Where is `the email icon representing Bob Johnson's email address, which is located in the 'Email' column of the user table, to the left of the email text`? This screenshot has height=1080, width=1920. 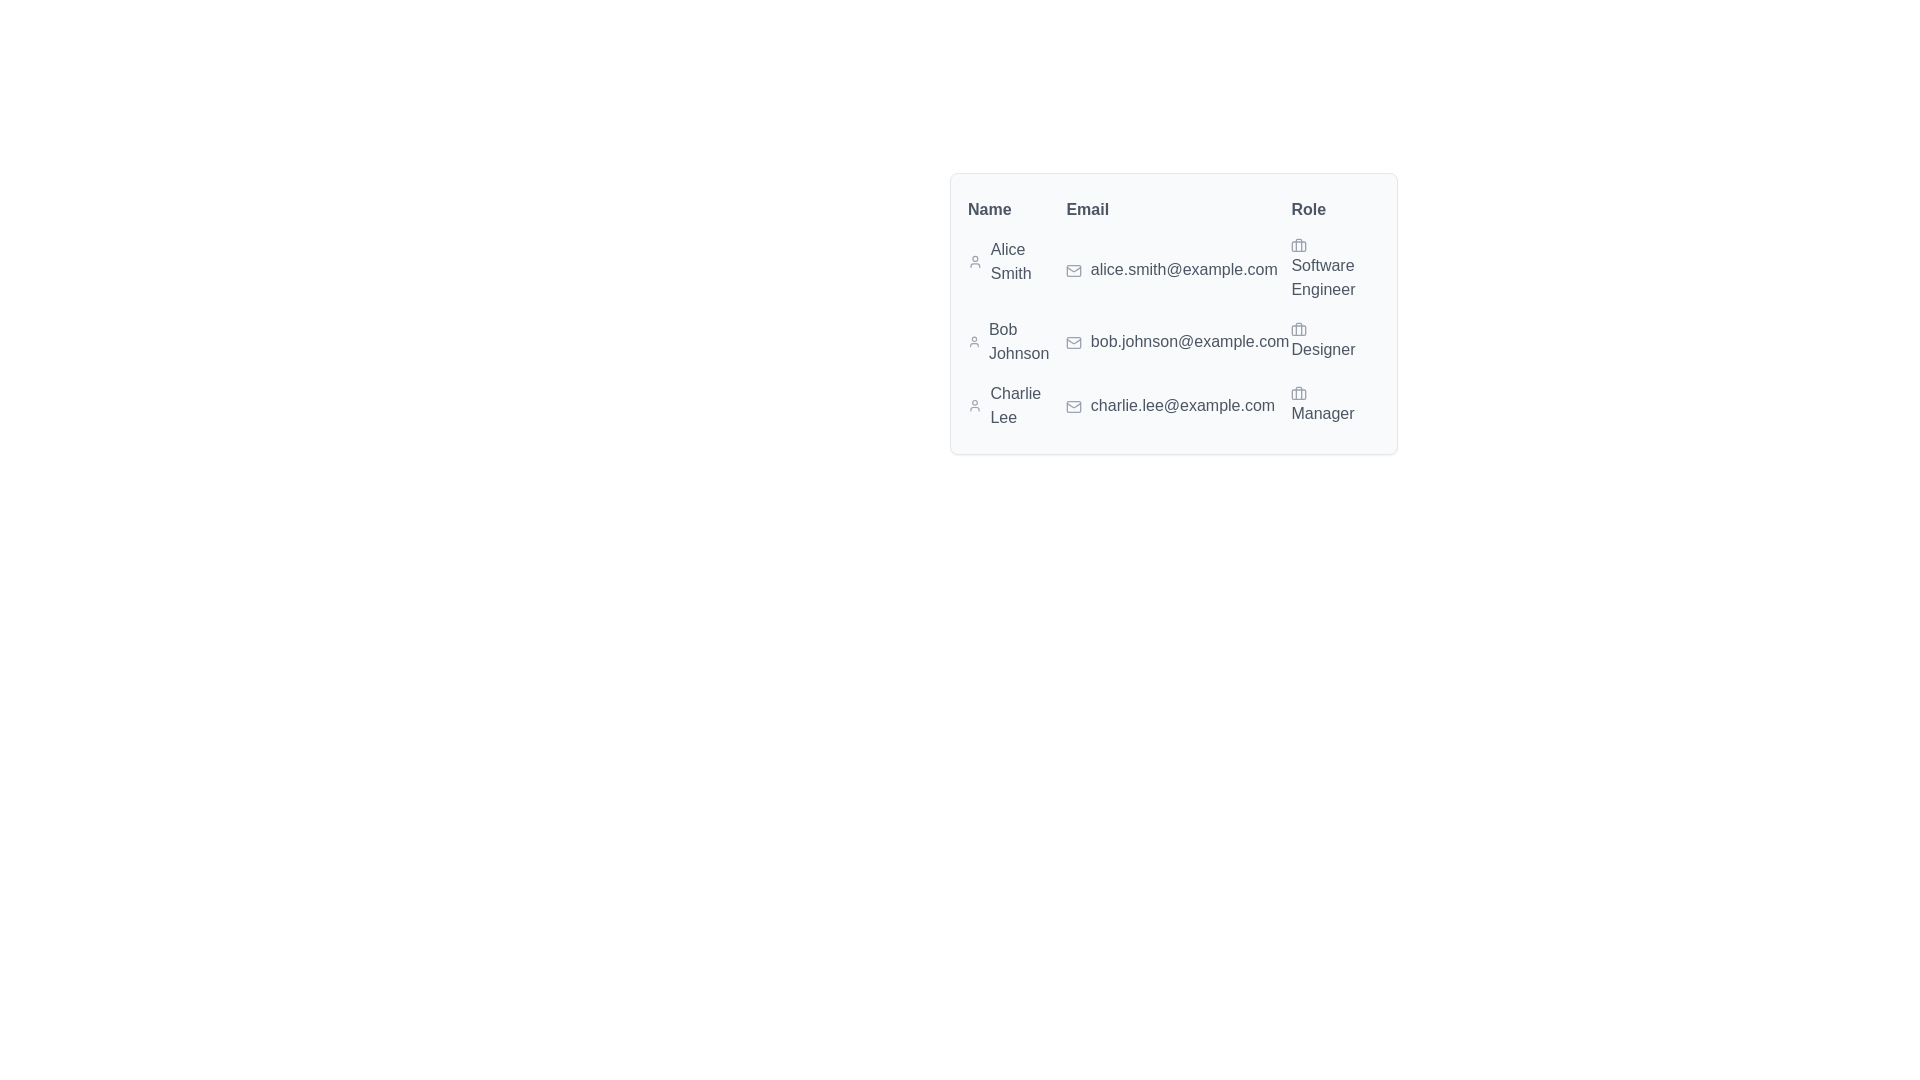
the email icon representing Bob Johnson's email address, which is located in the 'Email' column of the user table, to the left of the email text is located at coordinates (1073, 341).